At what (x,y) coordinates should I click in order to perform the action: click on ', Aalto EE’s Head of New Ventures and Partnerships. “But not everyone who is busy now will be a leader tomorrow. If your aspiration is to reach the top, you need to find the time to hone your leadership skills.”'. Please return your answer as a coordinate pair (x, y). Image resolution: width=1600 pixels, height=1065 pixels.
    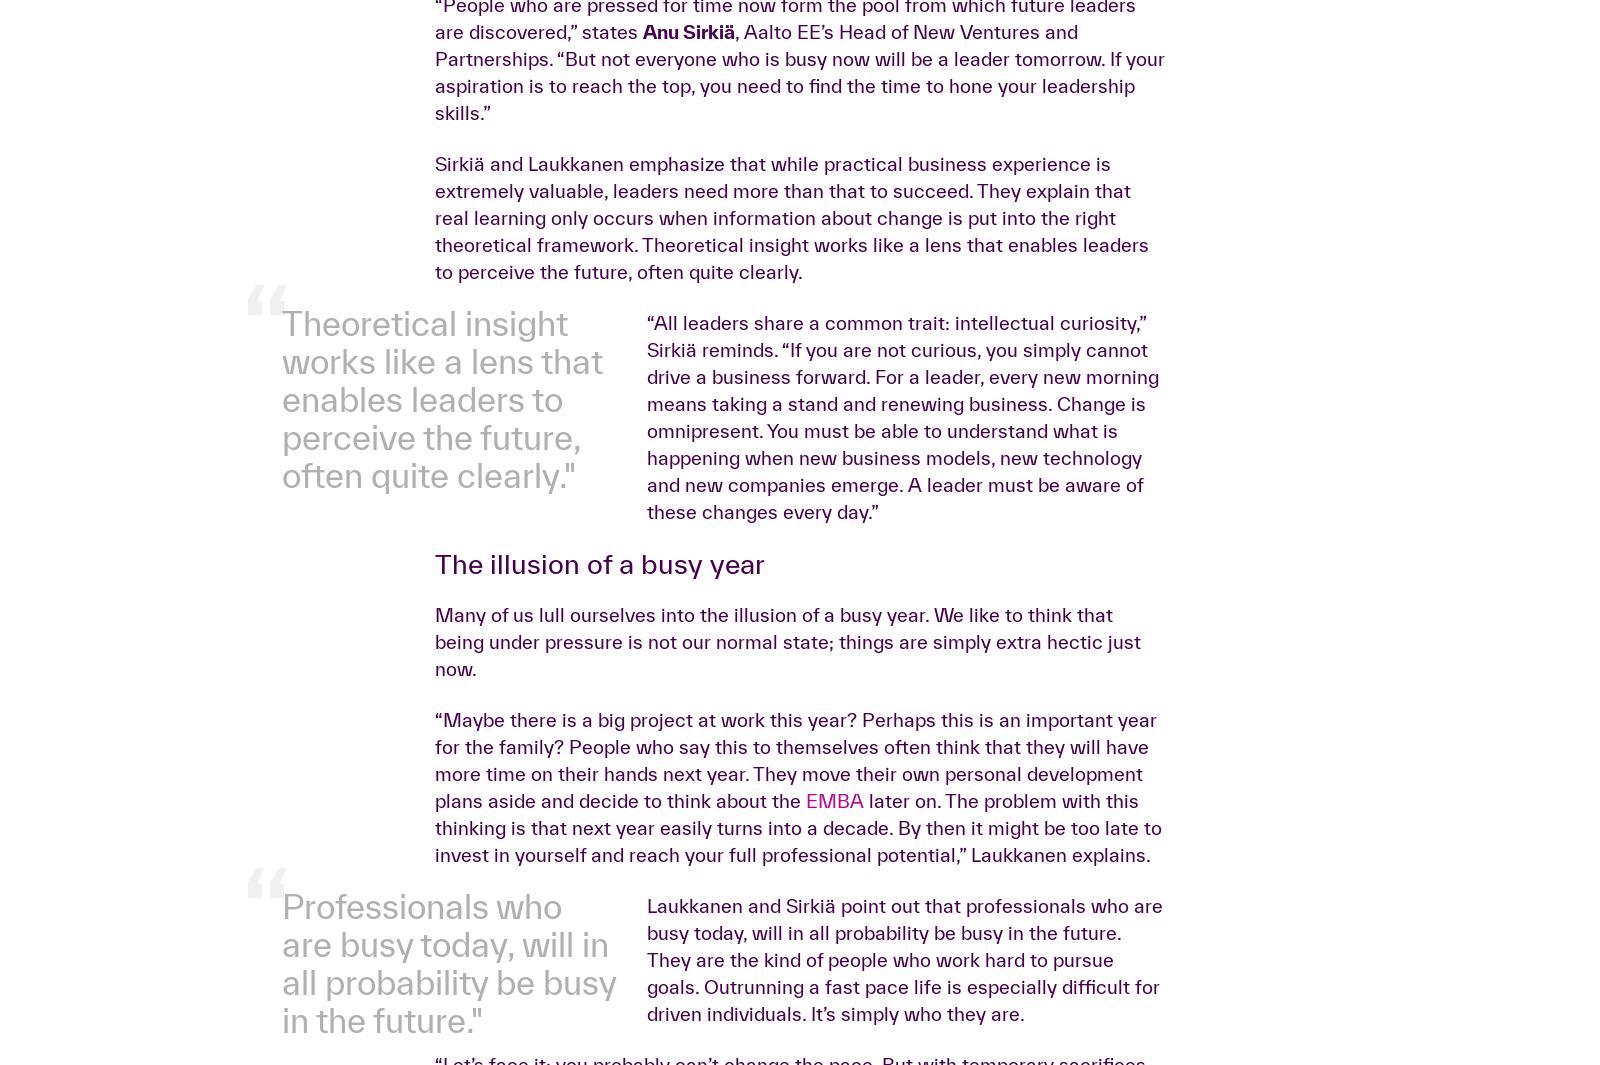
    Looking at the image, I should click on (434, 386).